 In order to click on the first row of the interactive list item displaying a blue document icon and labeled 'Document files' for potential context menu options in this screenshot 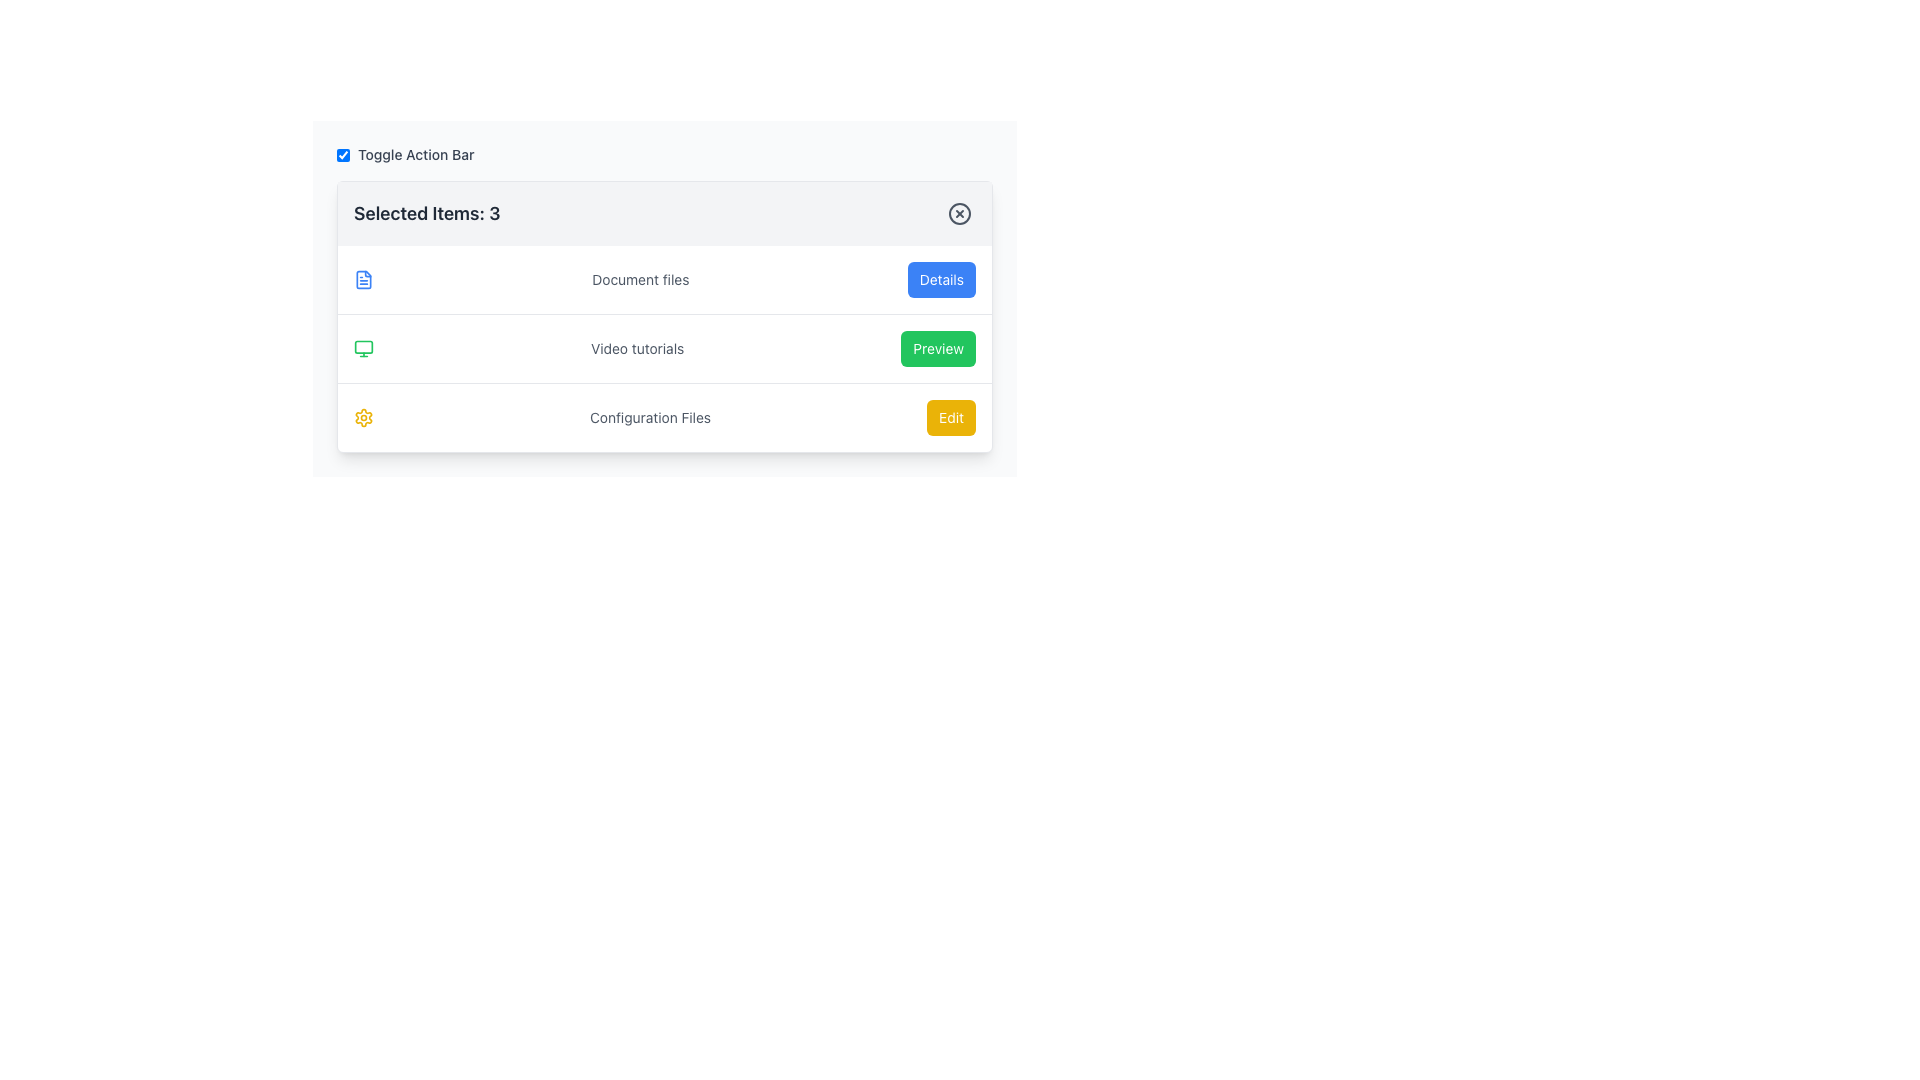, I will do `click(665, 280)`.